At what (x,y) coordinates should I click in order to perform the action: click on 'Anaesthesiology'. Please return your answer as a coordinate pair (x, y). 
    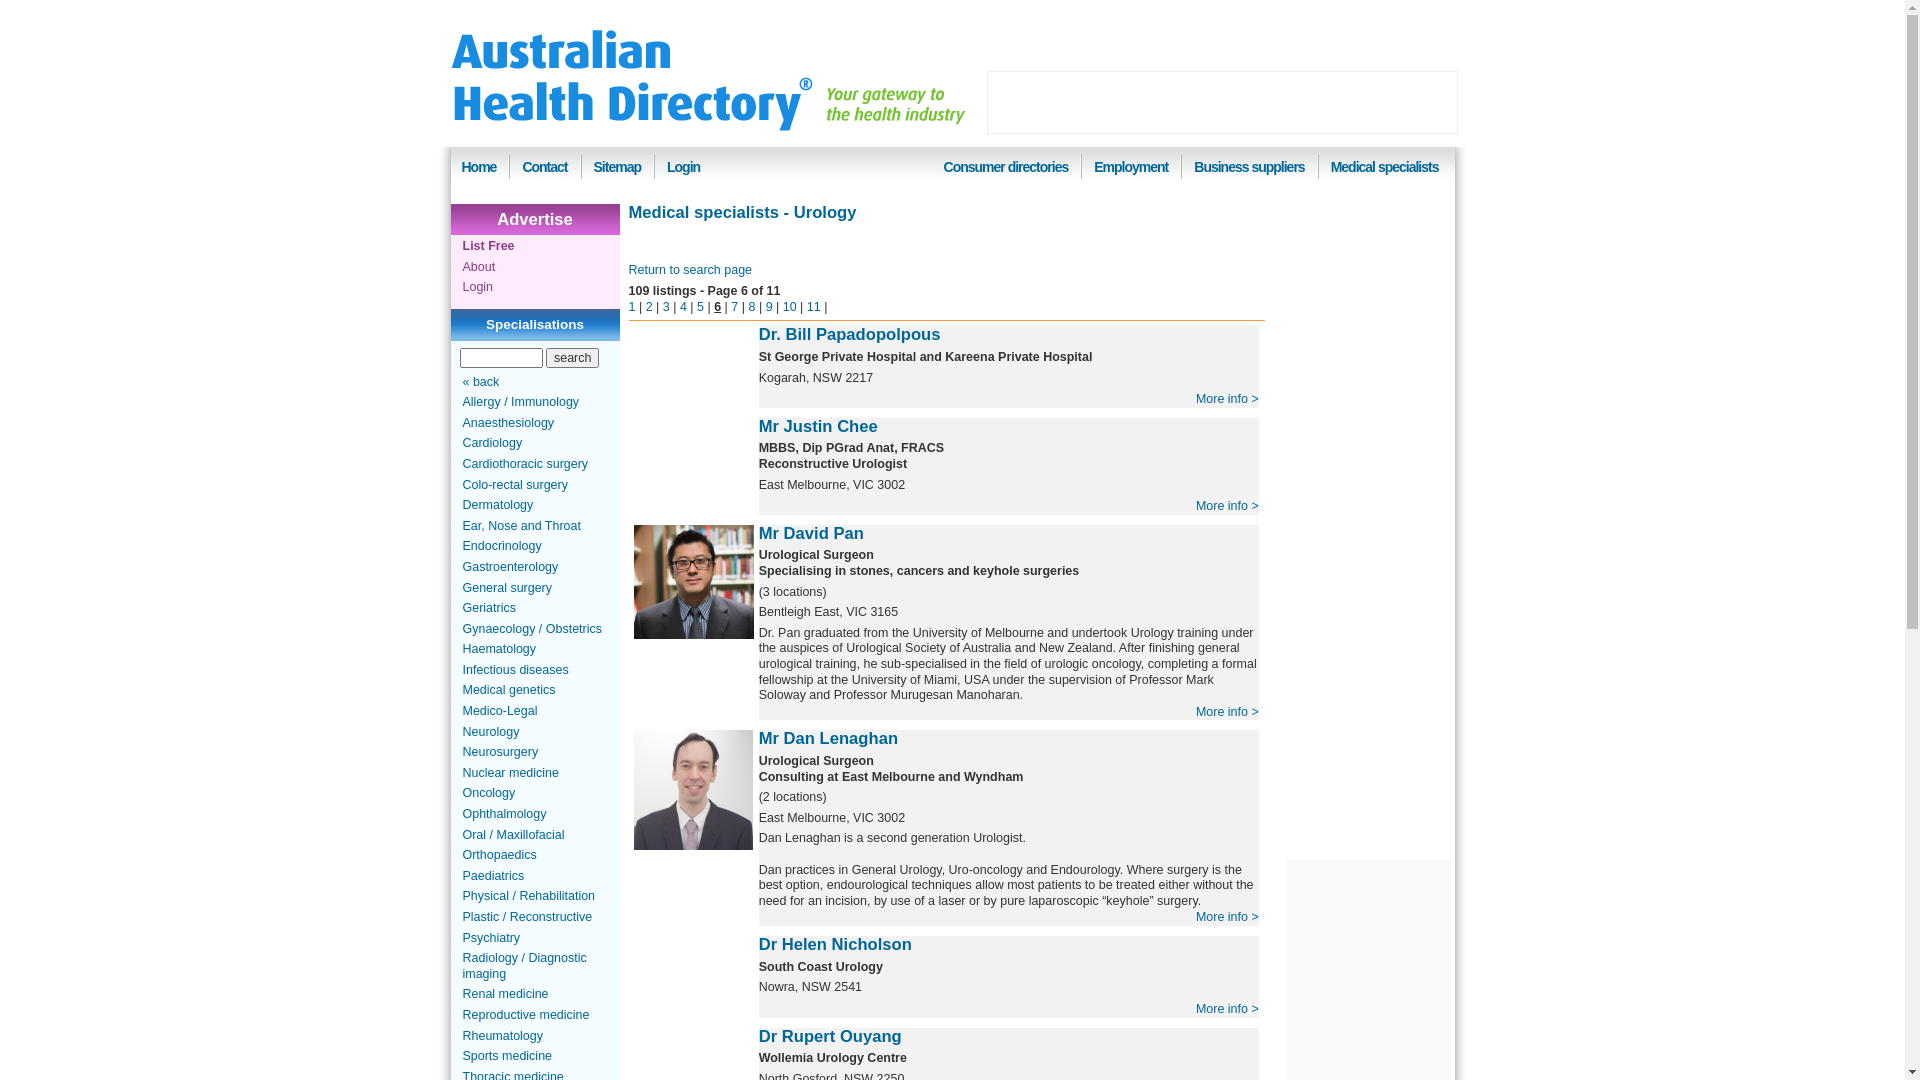
    Looking at the image, I should click on (508, 422).